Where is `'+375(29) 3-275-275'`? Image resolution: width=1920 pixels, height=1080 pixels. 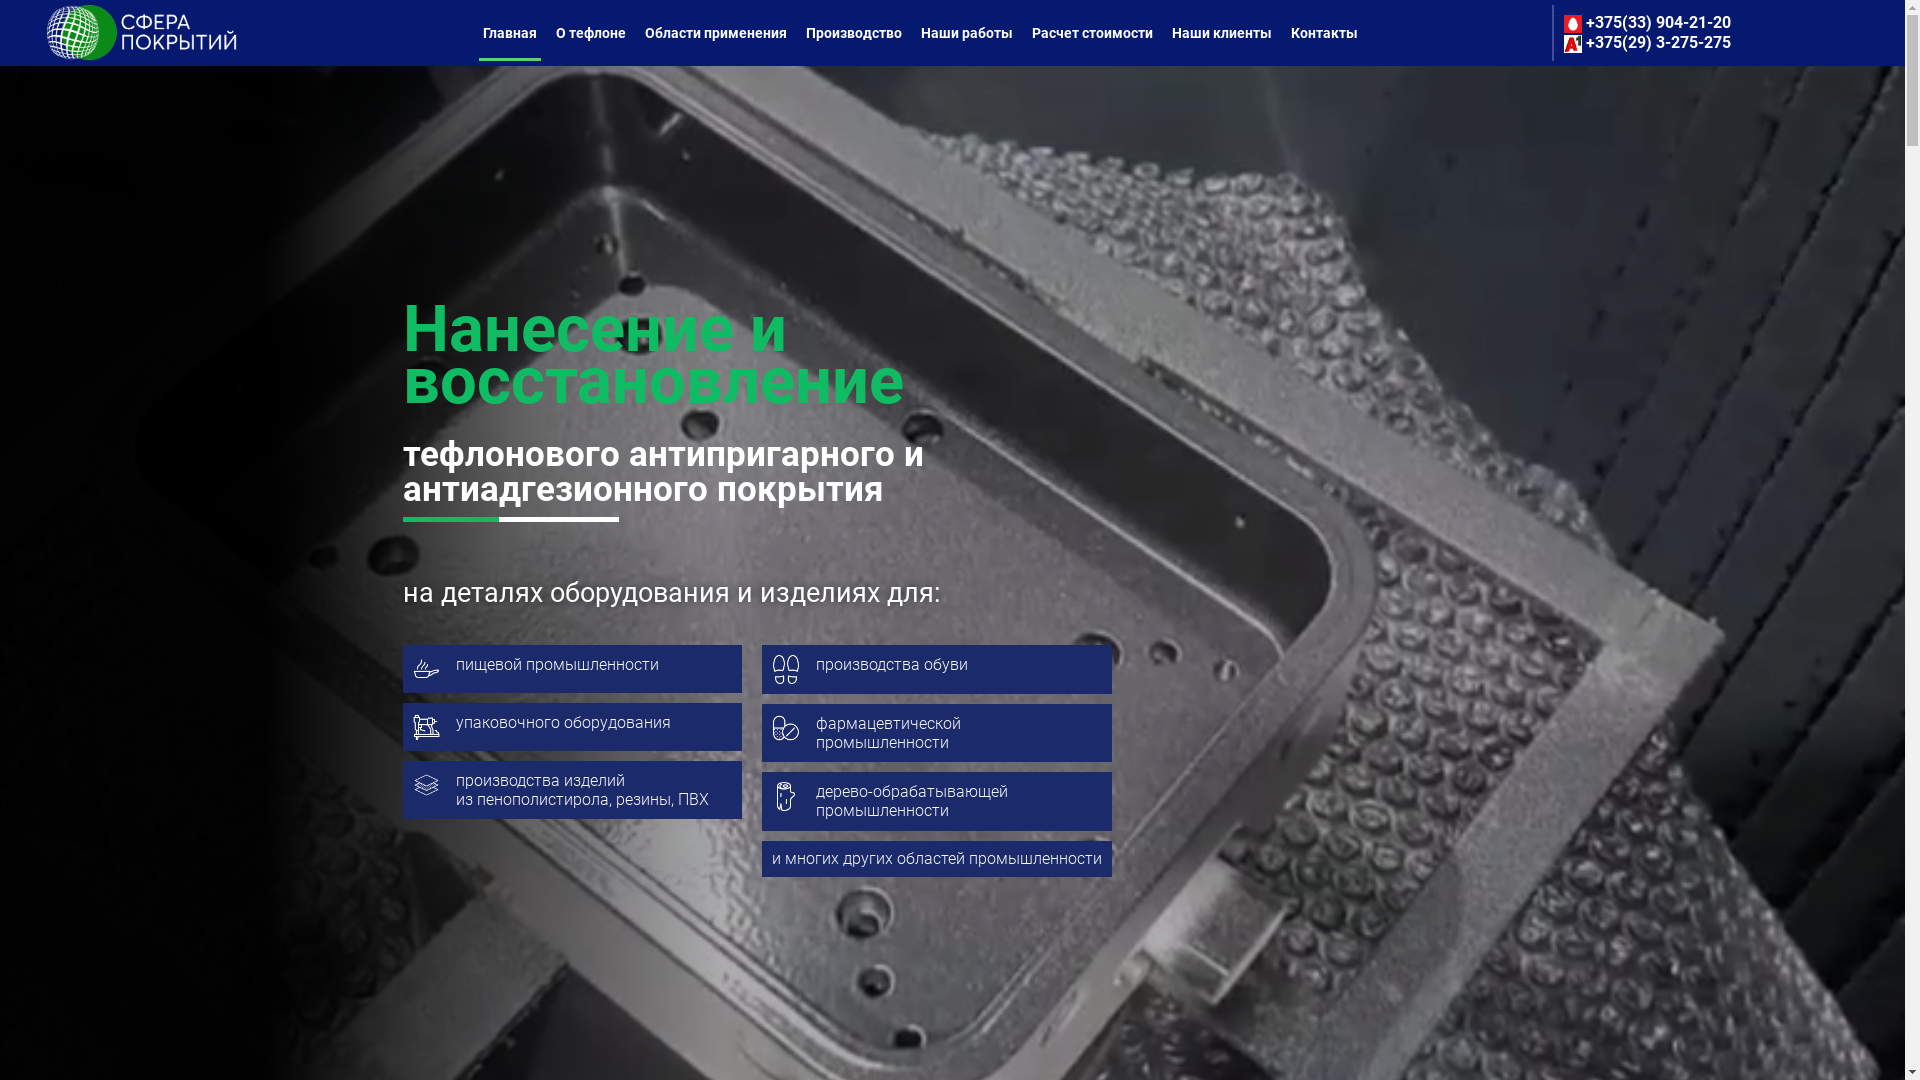 '+375(29) 3-275-275' is located at coordinates (1647, 42).